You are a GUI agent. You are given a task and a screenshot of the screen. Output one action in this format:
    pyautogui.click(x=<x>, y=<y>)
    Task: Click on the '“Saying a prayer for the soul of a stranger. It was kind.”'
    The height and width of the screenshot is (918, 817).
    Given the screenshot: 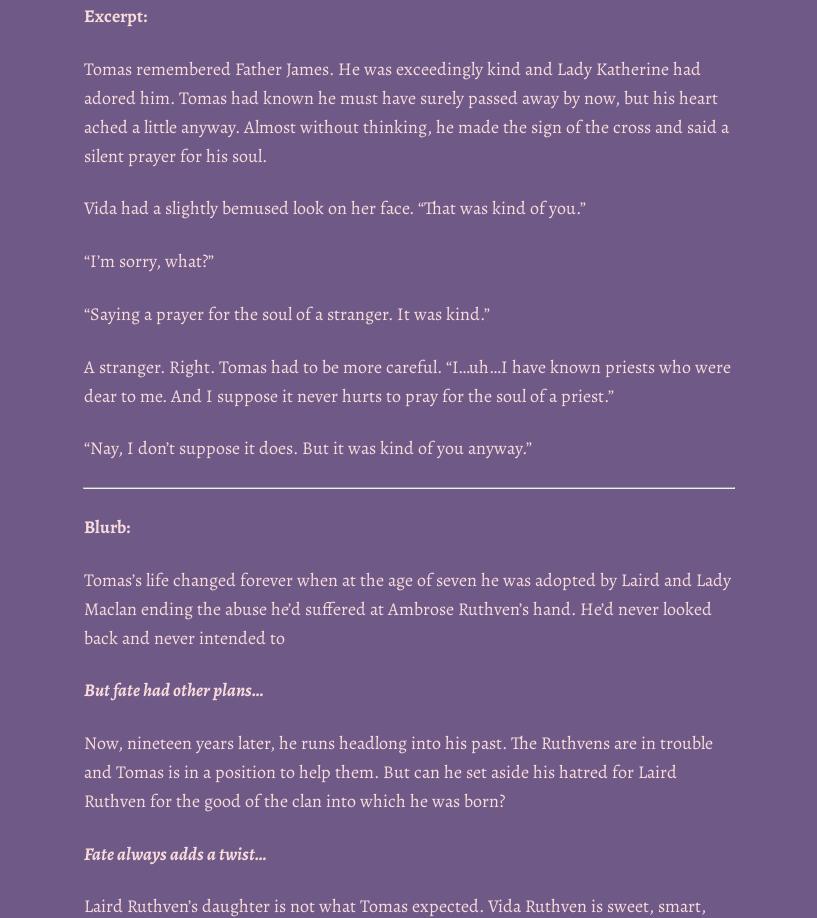 What is the action you would take?
    pyautogui.click(x=83, y=313)
    